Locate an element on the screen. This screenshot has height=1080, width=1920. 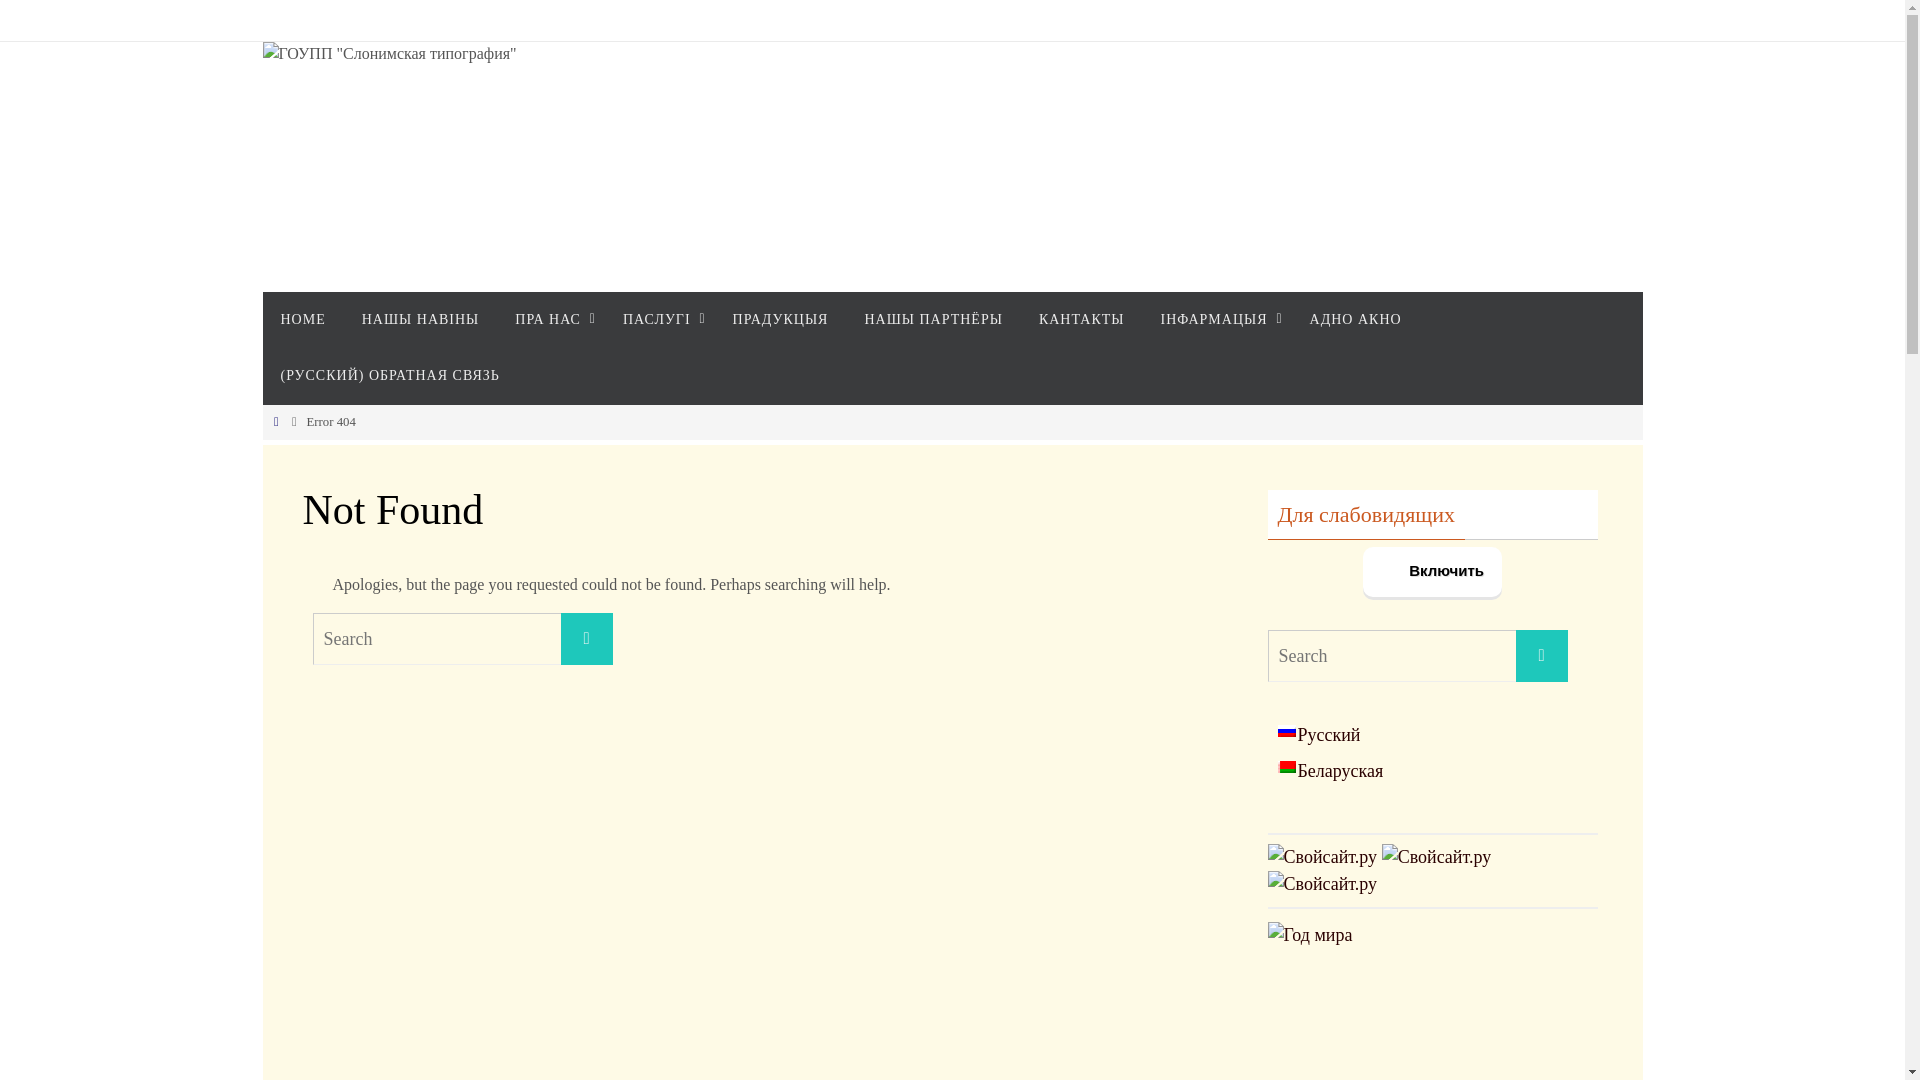
'HOME' is located at coordinates (261, 319).